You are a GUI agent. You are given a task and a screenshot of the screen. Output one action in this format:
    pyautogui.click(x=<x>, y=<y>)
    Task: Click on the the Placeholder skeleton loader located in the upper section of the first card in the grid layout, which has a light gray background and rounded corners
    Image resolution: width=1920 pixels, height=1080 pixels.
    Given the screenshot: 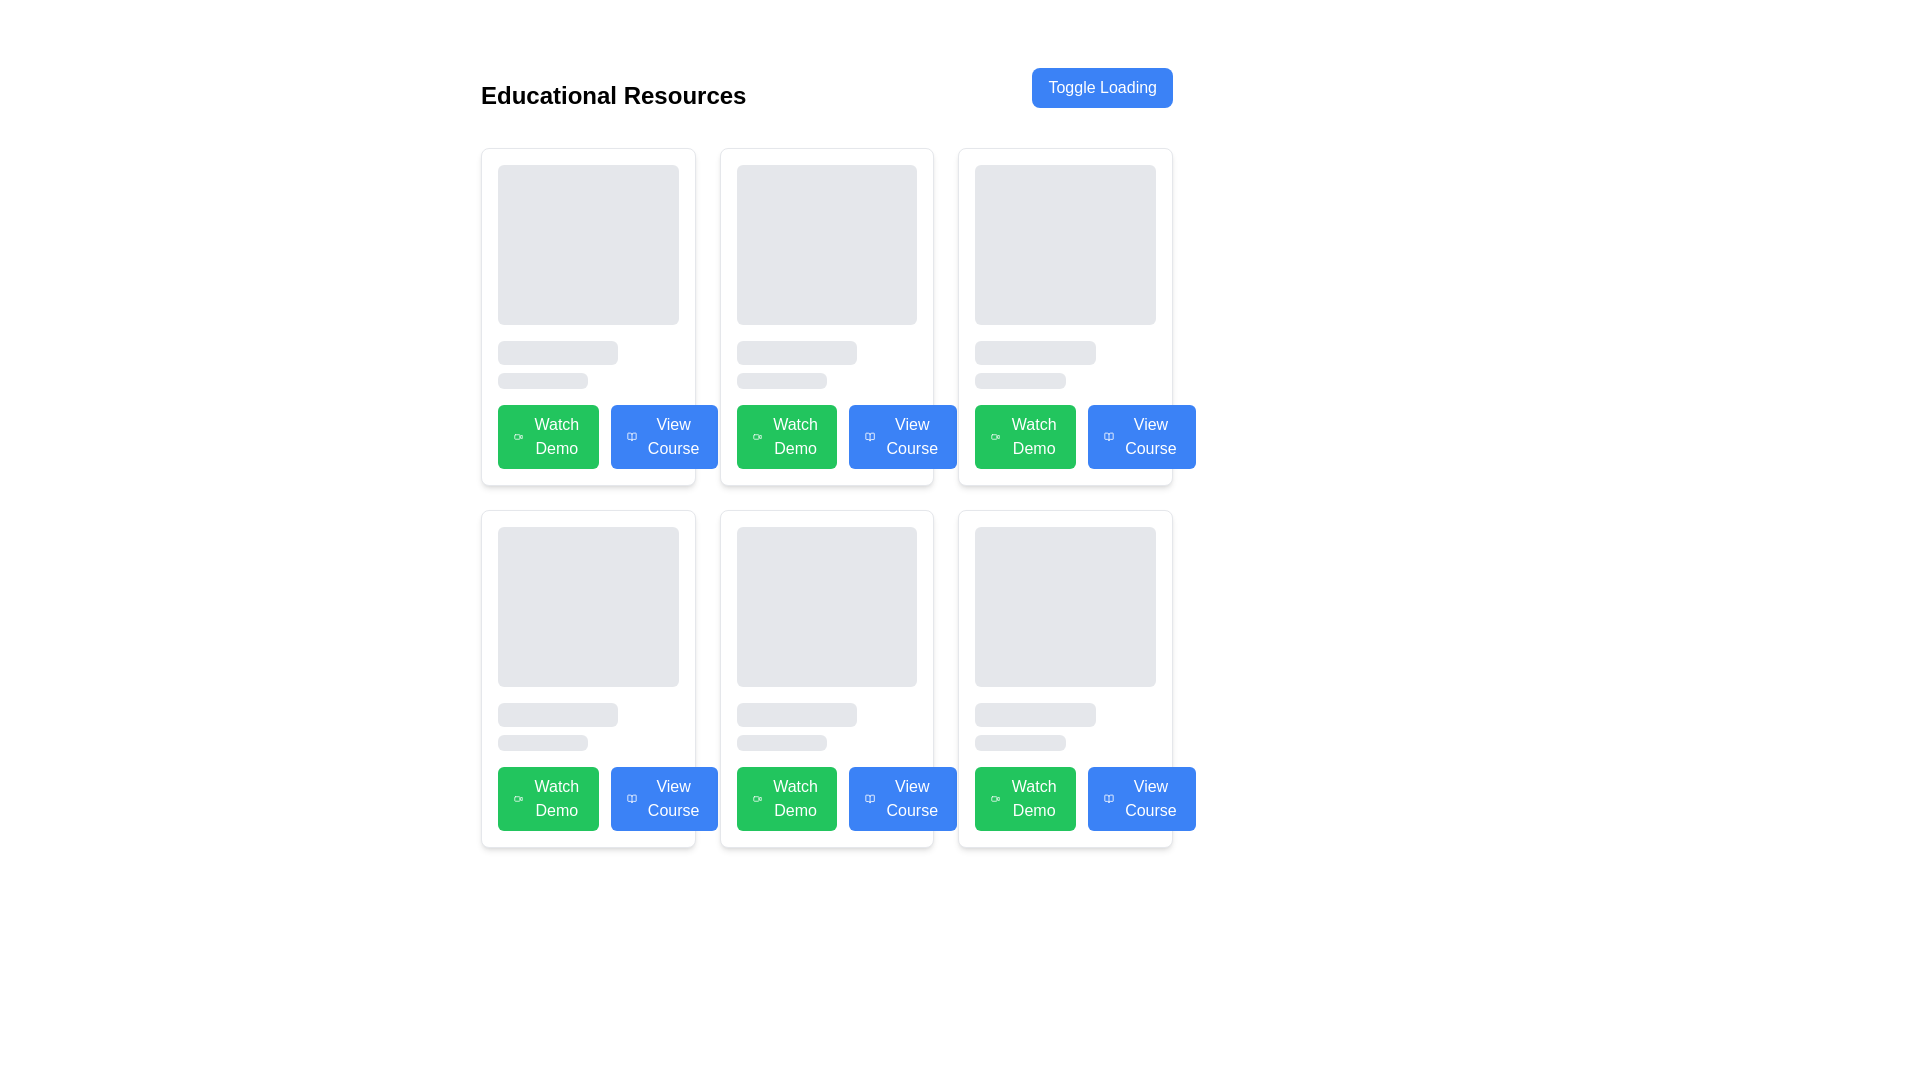 What is the action you would take?
    pyautogui.click(x=587, y=277)
    